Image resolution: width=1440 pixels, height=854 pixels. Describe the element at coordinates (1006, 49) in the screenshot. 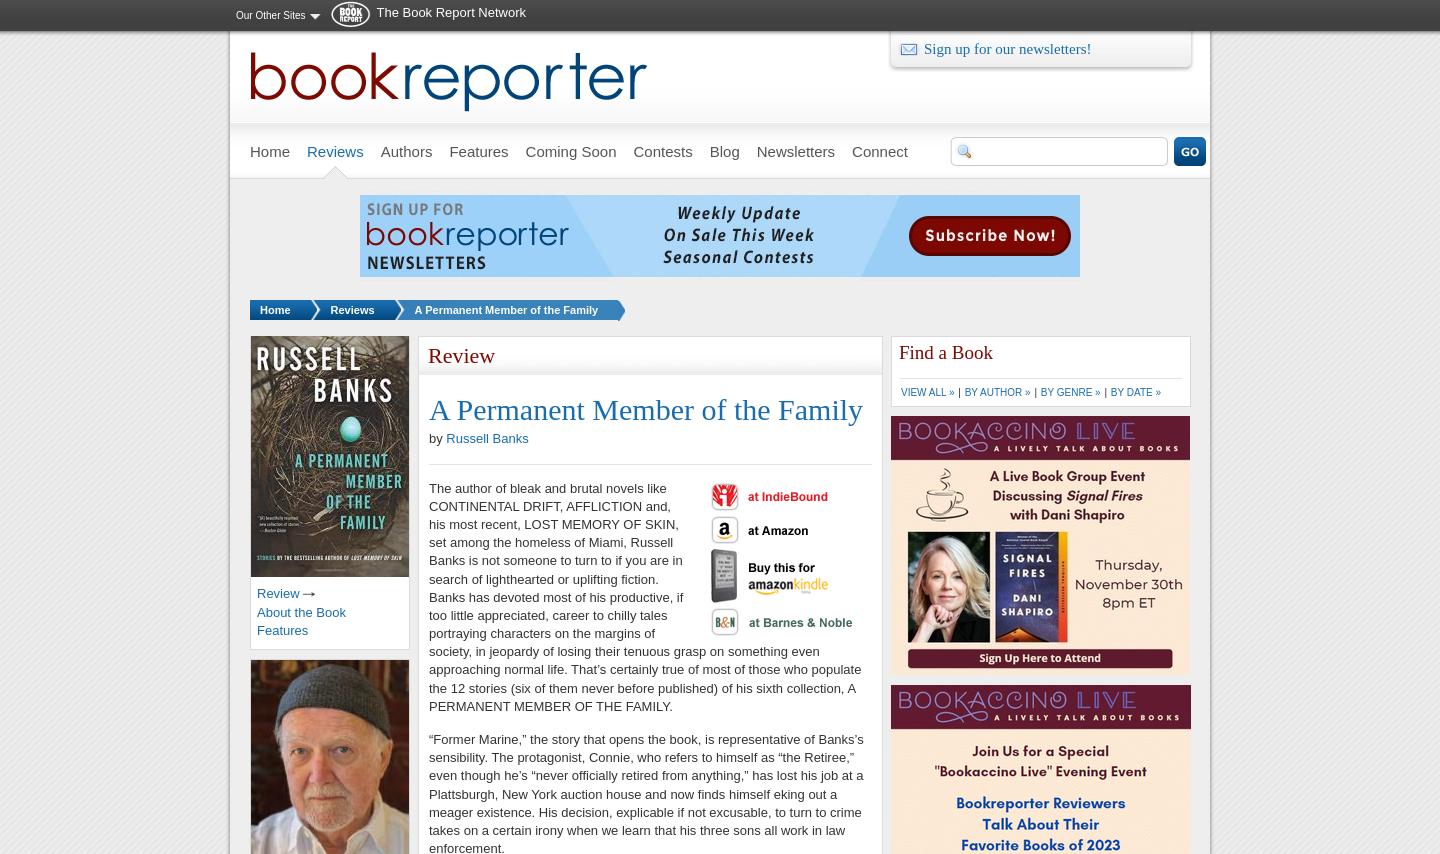

I see `'Sign up for our newsletters!'` at that location.